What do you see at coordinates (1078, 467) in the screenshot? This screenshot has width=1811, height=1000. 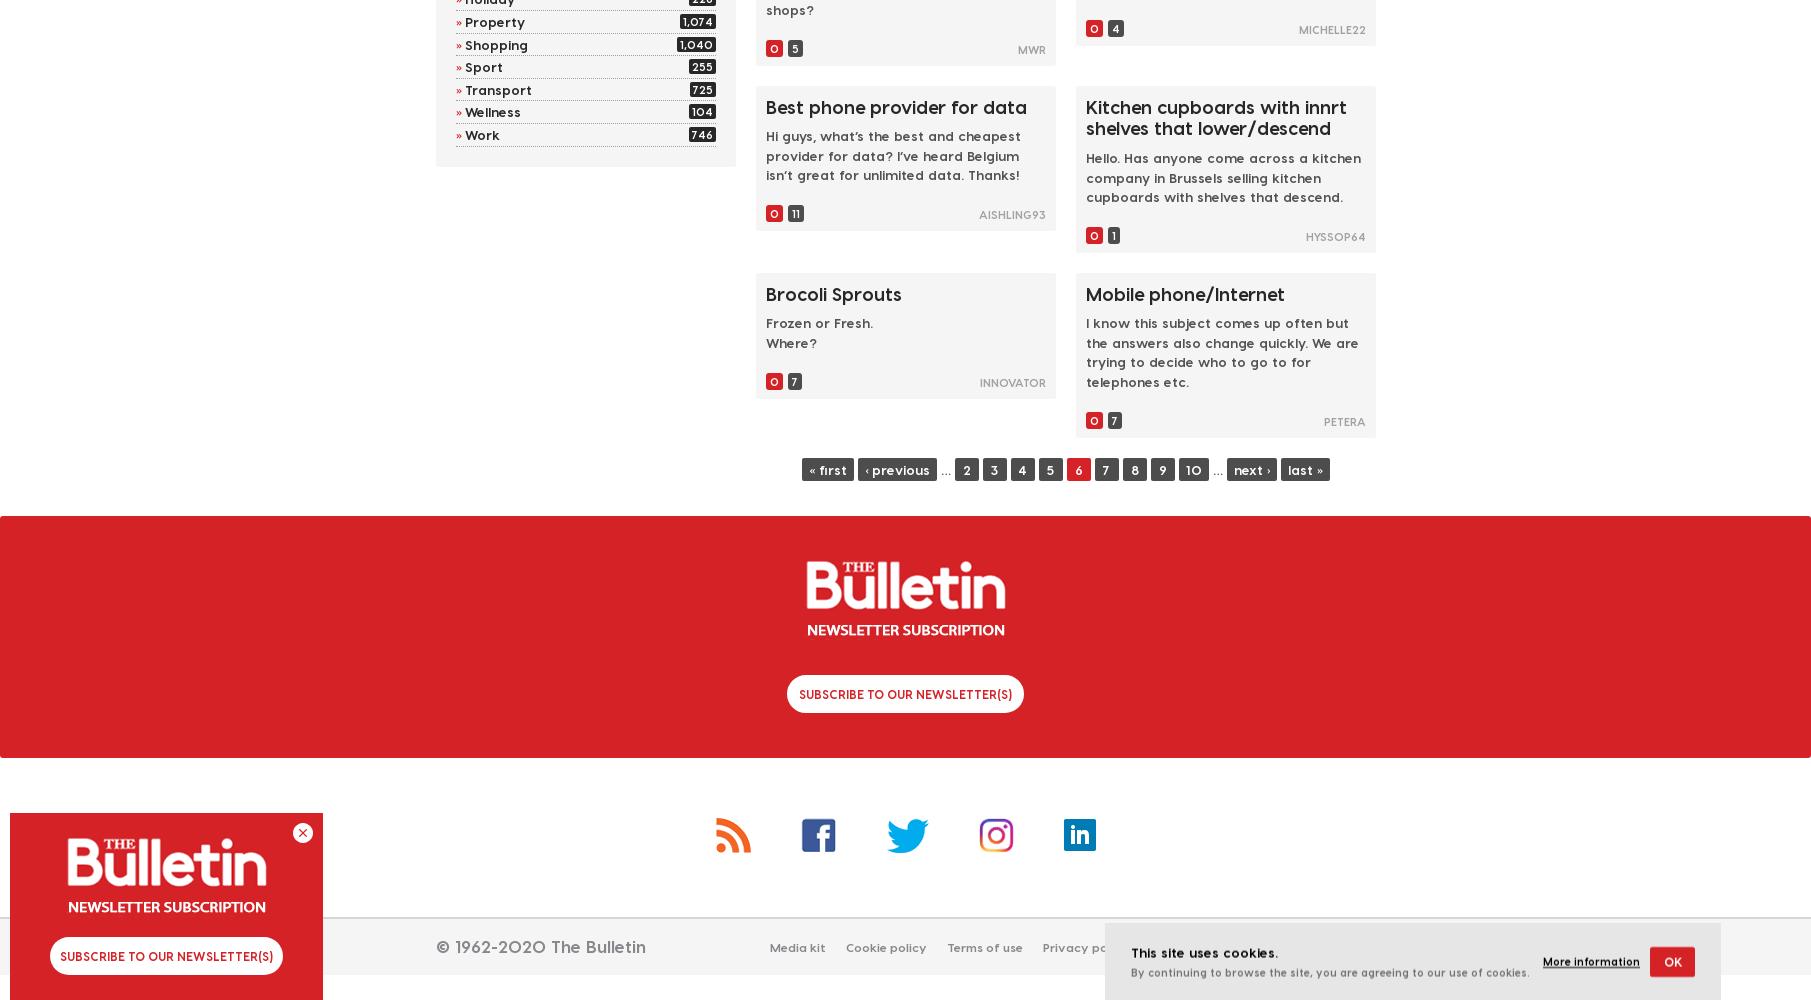 I see `'6'` at bounding box center [1078, 467].